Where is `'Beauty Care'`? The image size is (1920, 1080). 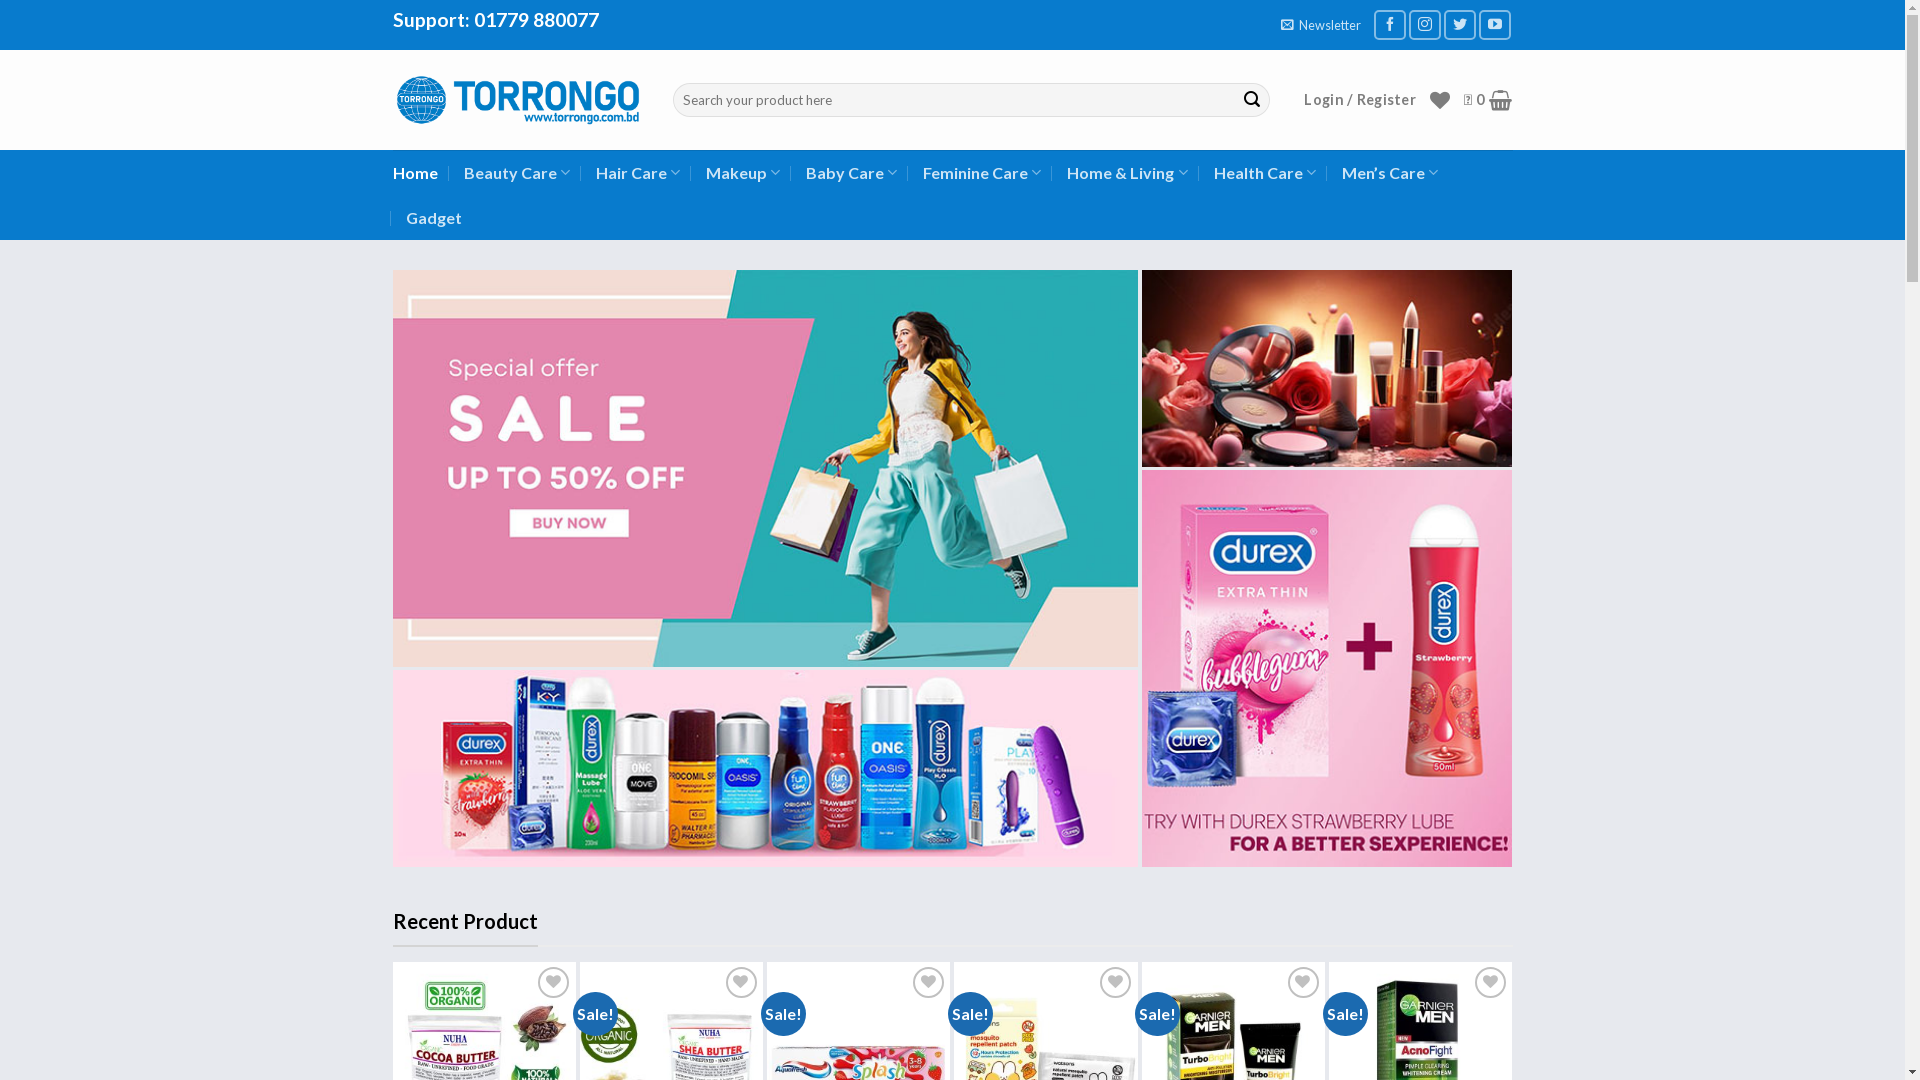 'Beauty Care' is located at coordinates (517, 171).